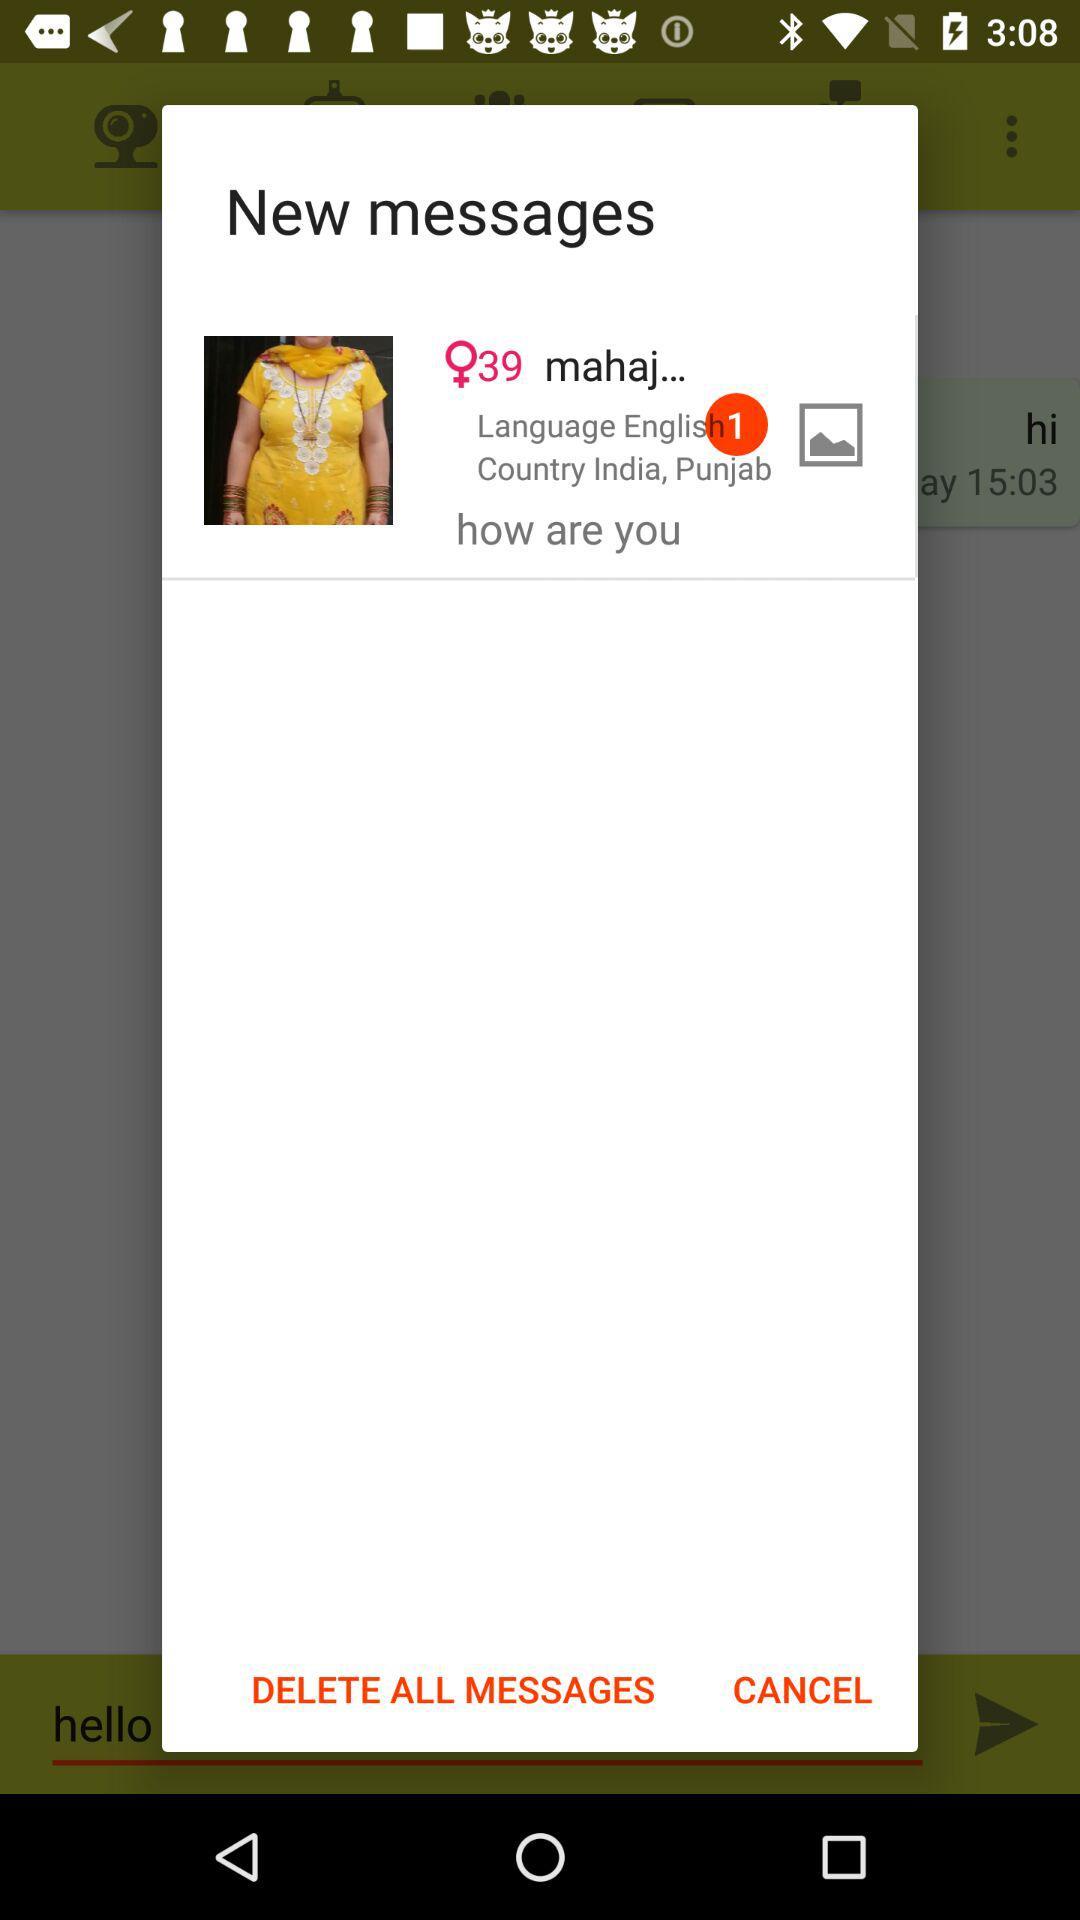 This screenshot has width=1080, height=1920. Describe the element at coordinates (298, 429) in the screenshot. I see `picture` at that location.